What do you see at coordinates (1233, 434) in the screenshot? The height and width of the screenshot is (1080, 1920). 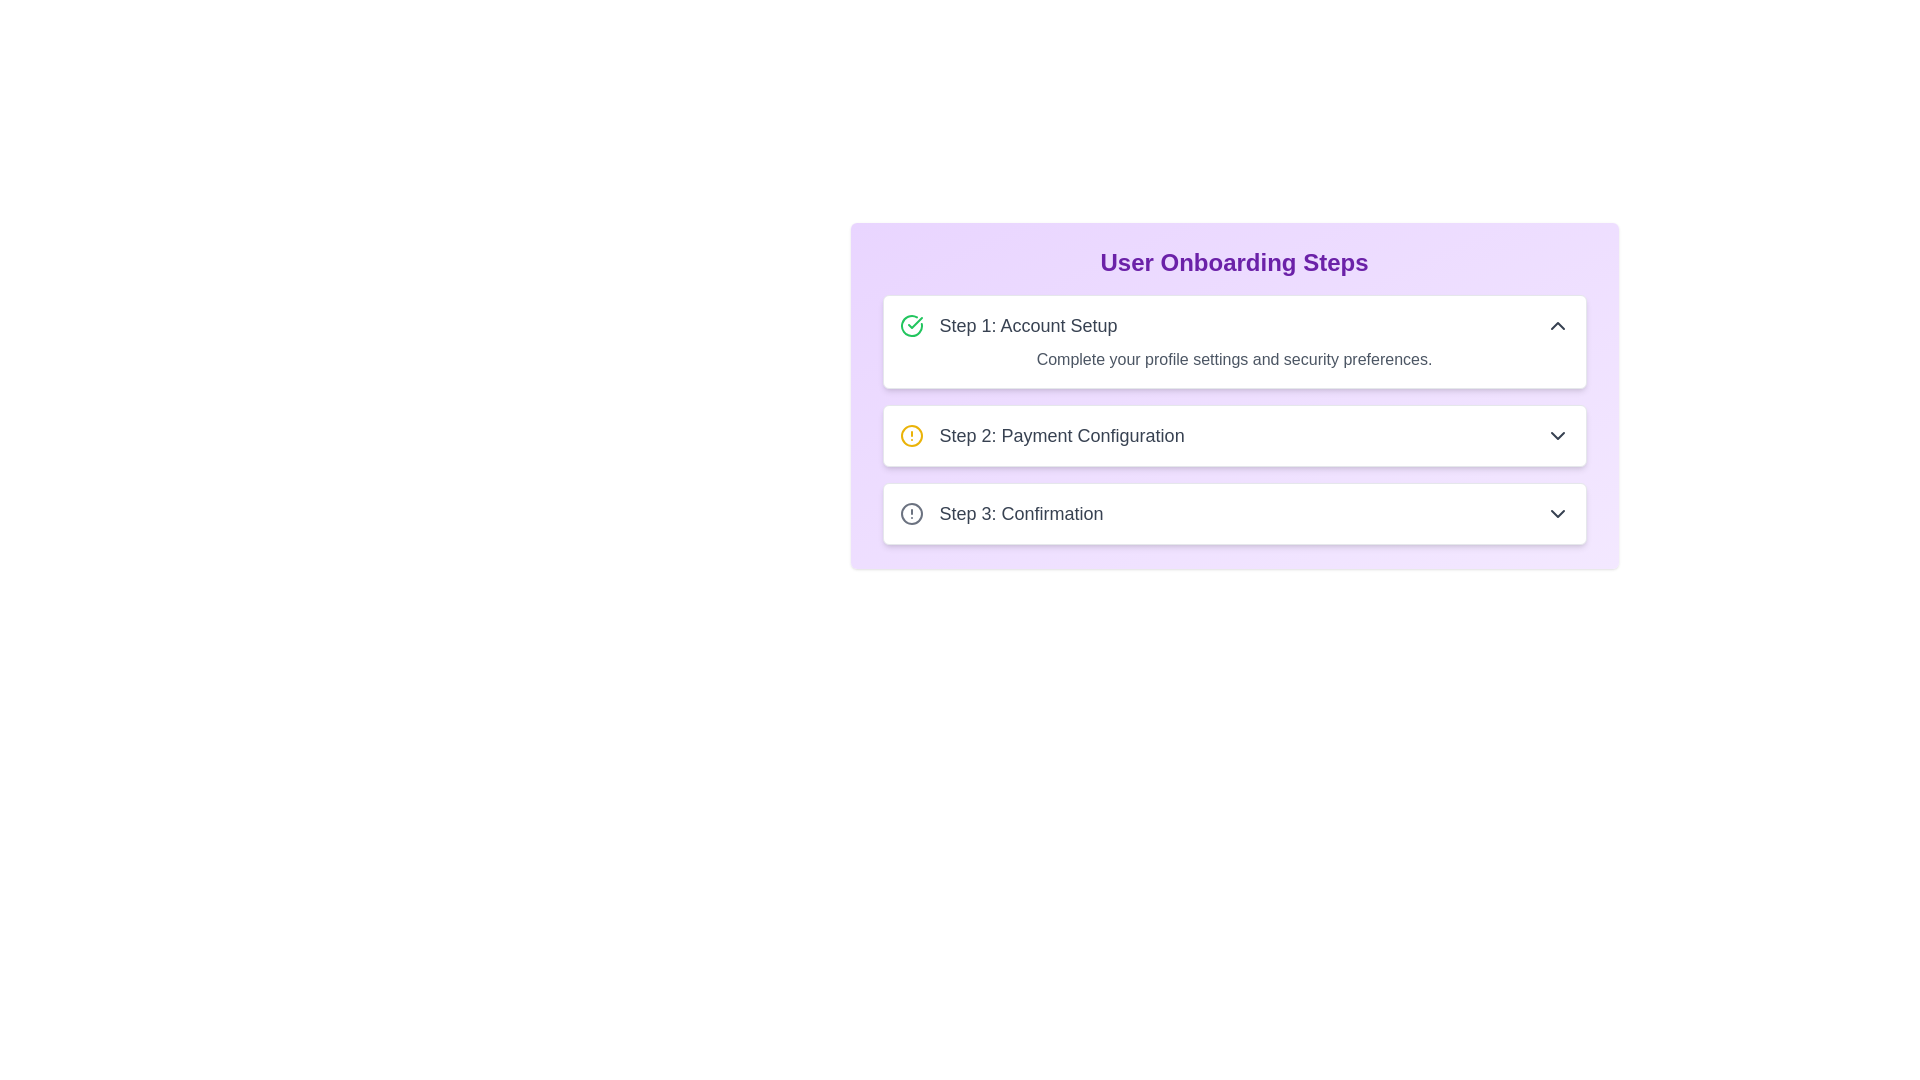 I see `the Interactive step panel displaying 'Step 2: Payment Configuration'` at bounding box center [1233, 434].